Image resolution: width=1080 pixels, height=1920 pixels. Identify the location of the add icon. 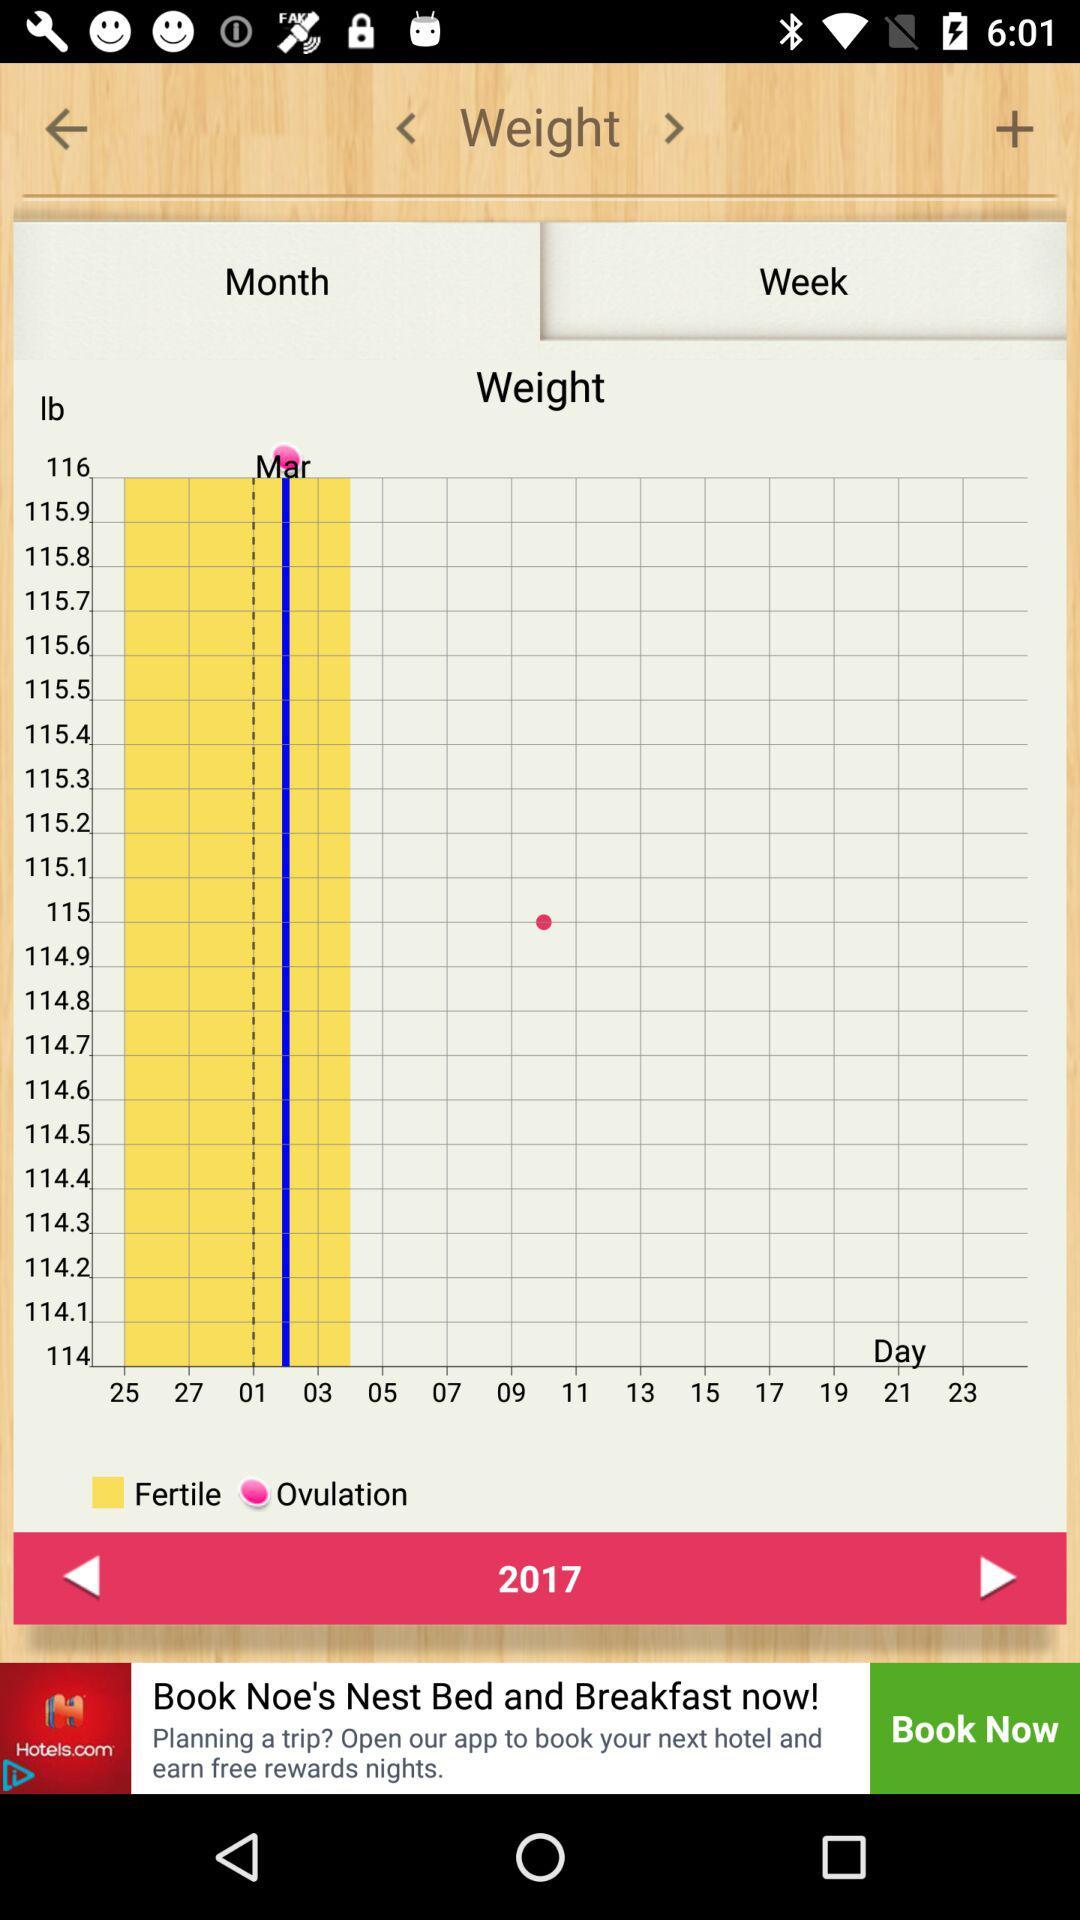
(1014, 127).